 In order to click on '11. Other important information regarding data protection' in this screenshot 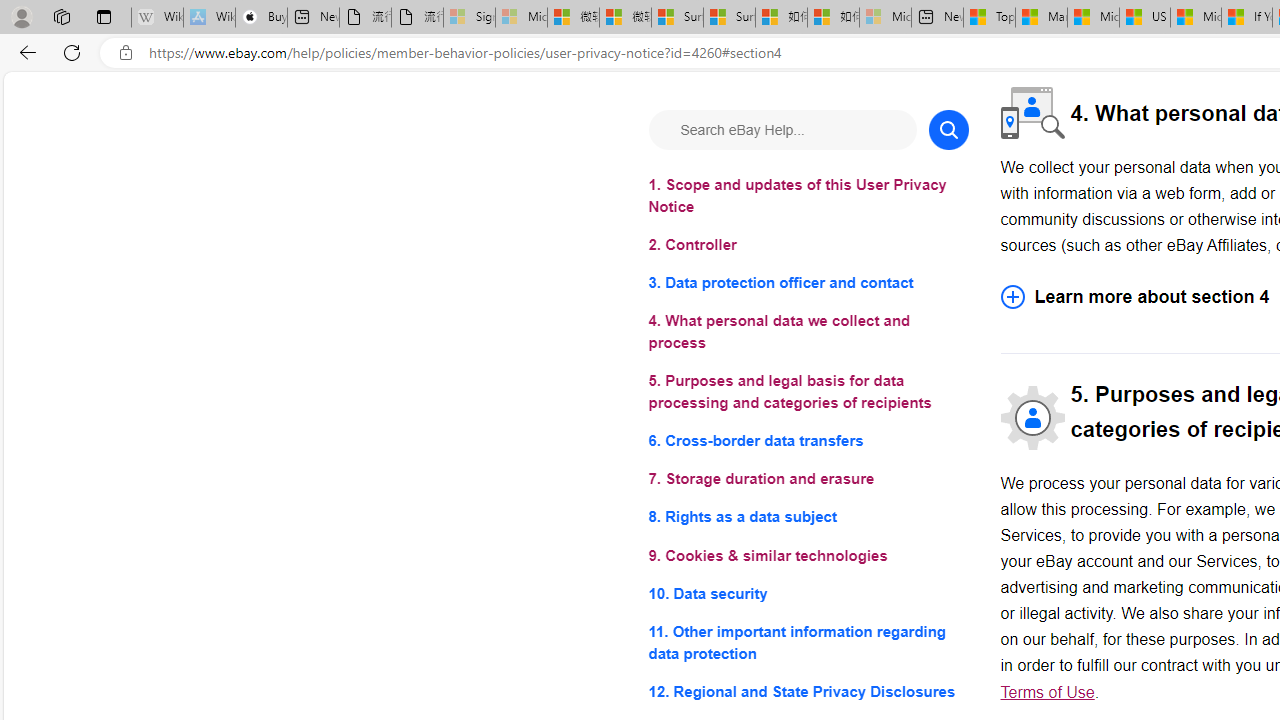, I will do `click(808, 642)`.